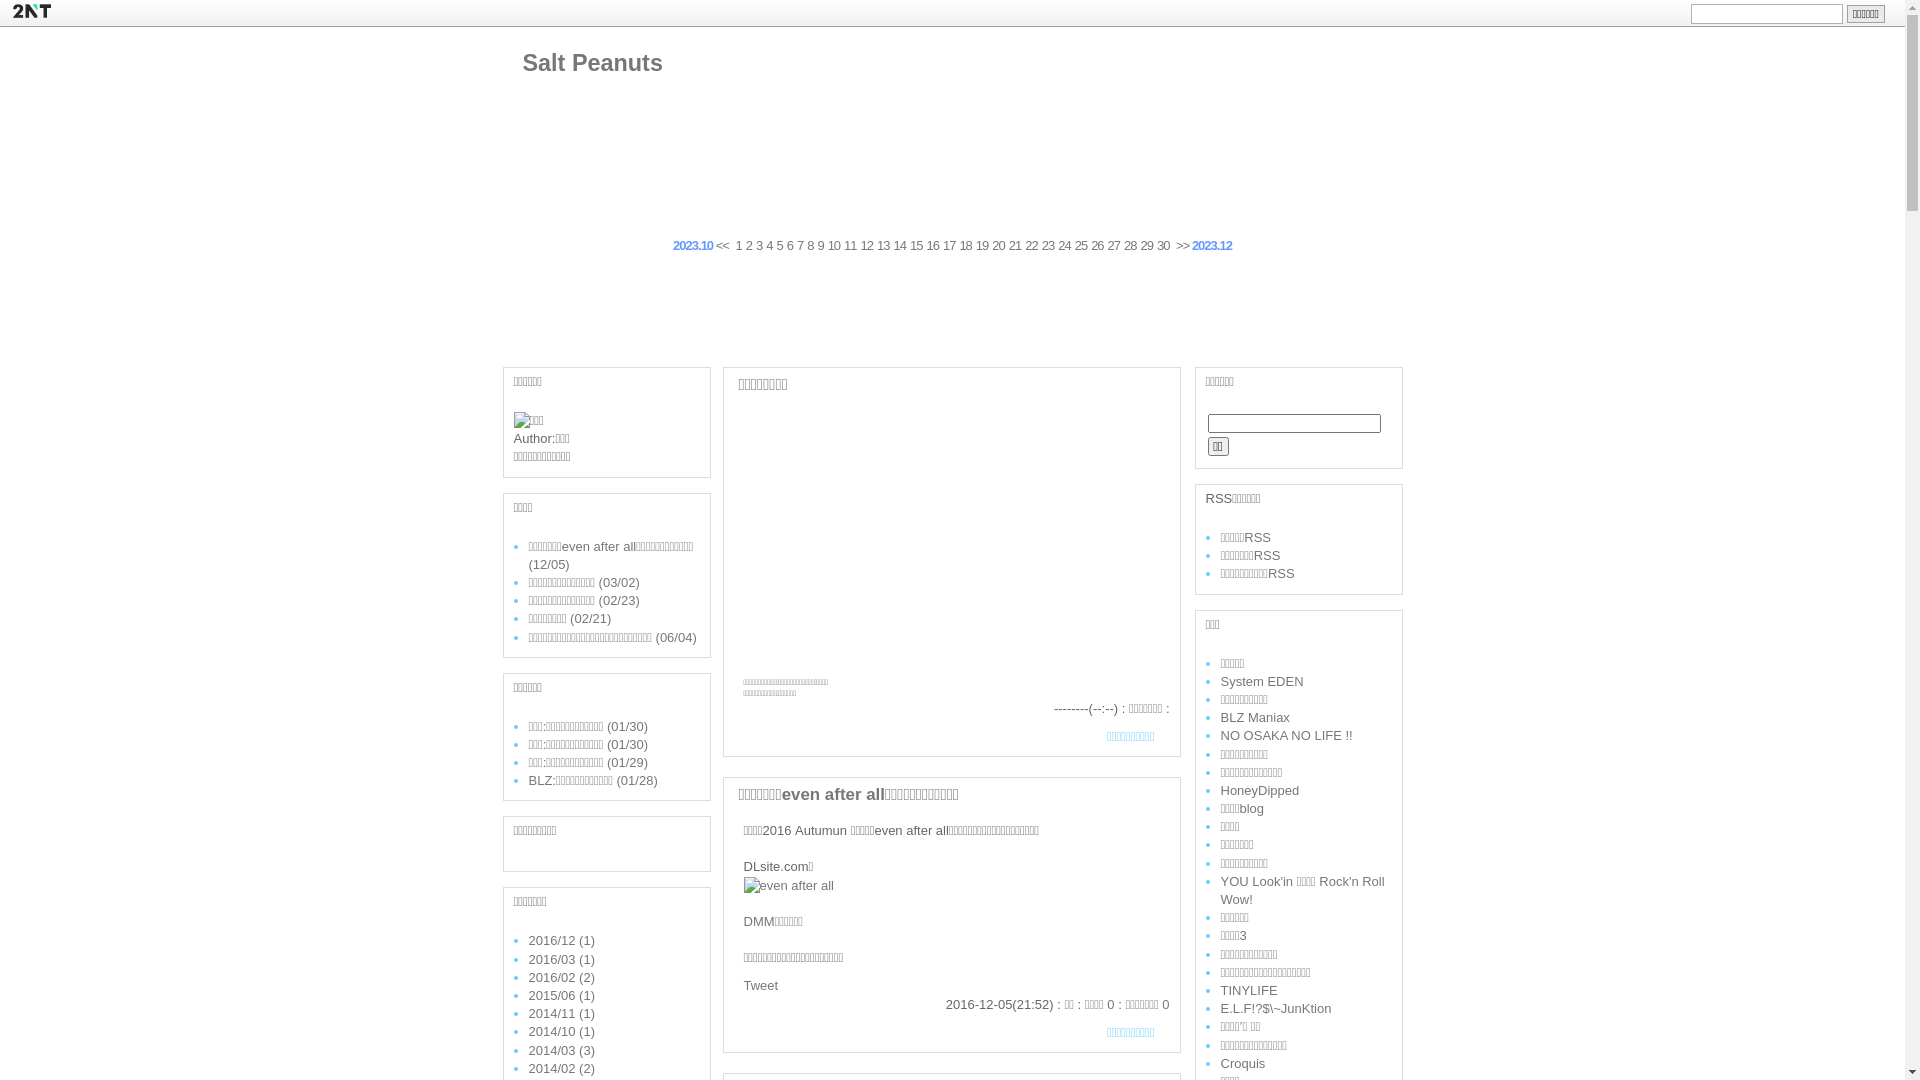  Describe the element at coordinates (787, 883) in the screenshot. I see `'even after all'` at that location.